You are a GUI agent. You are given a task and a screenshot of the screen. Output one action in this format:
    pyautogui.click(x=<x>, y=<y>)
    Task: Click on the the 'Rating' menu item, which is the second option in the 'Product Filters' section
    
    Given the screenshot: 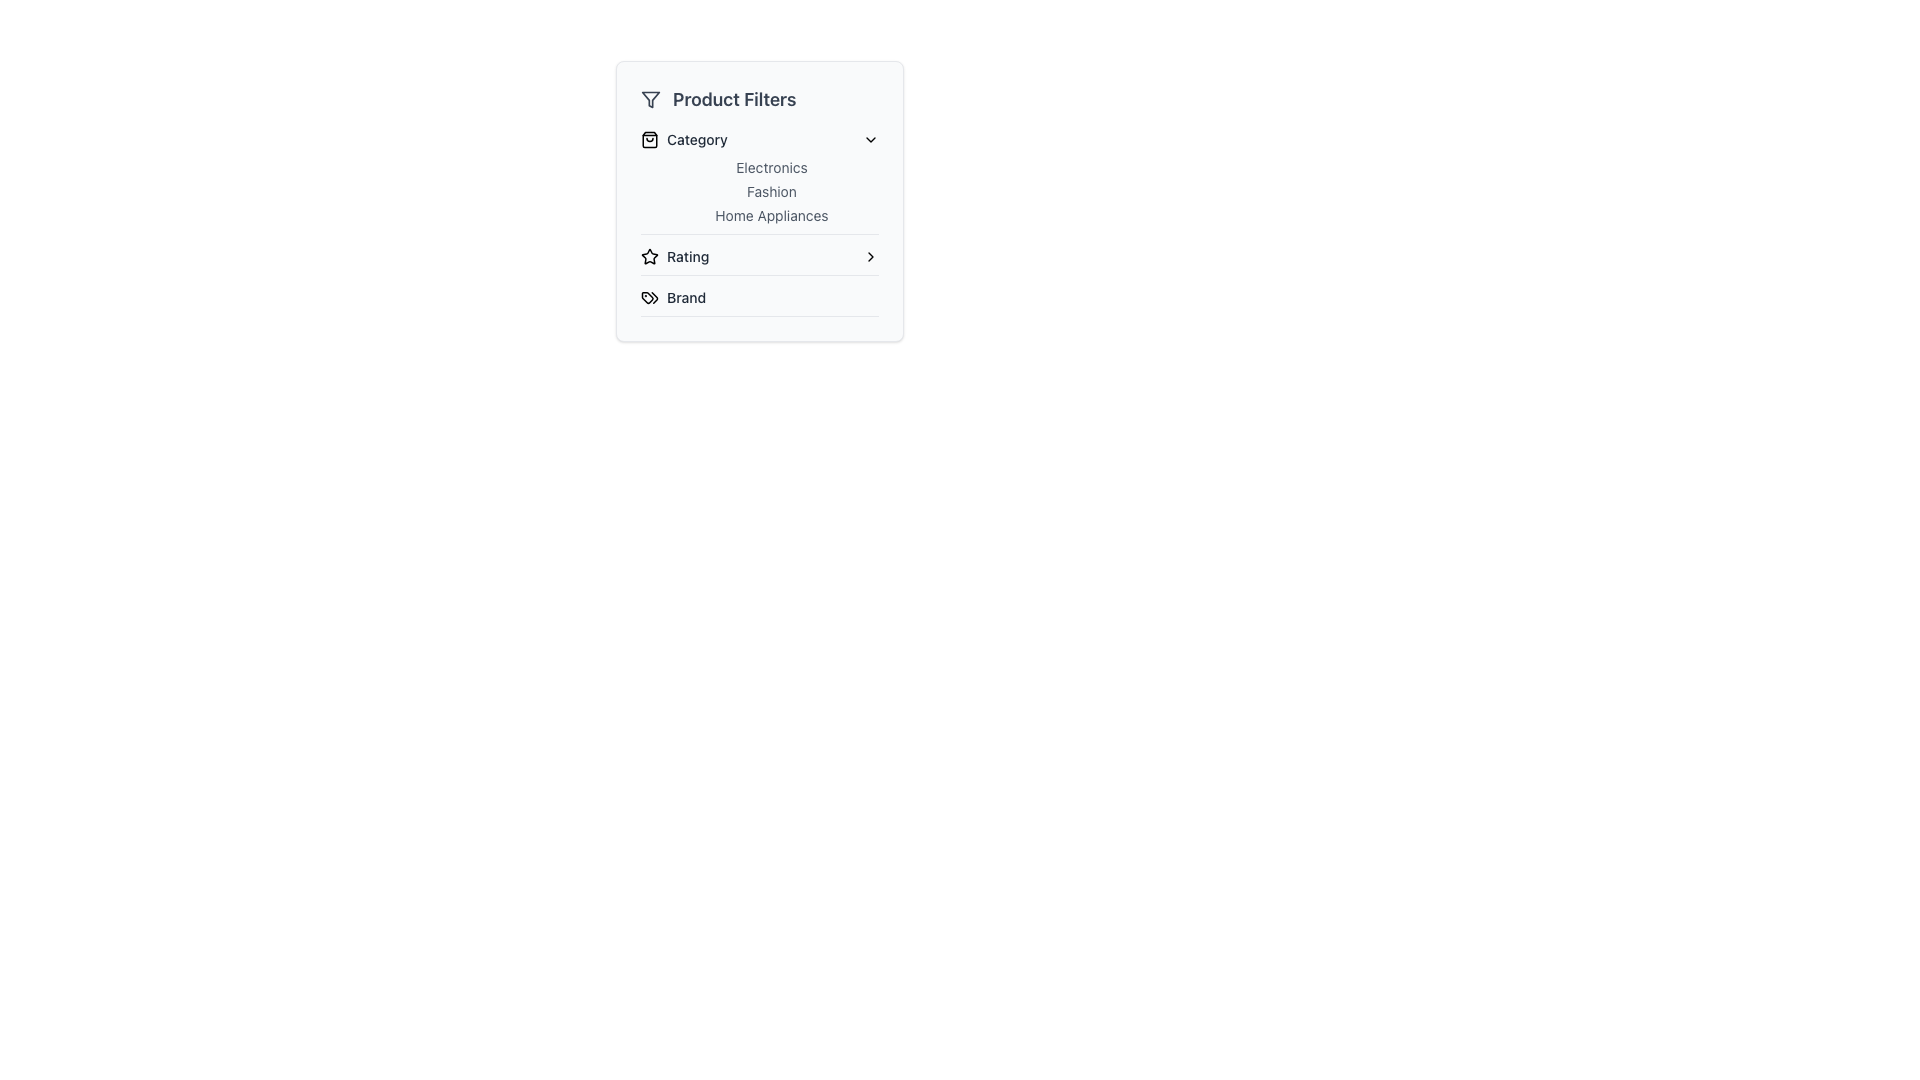 What is the action you would take?
    pyautogui.click(x=758, y=260)
    